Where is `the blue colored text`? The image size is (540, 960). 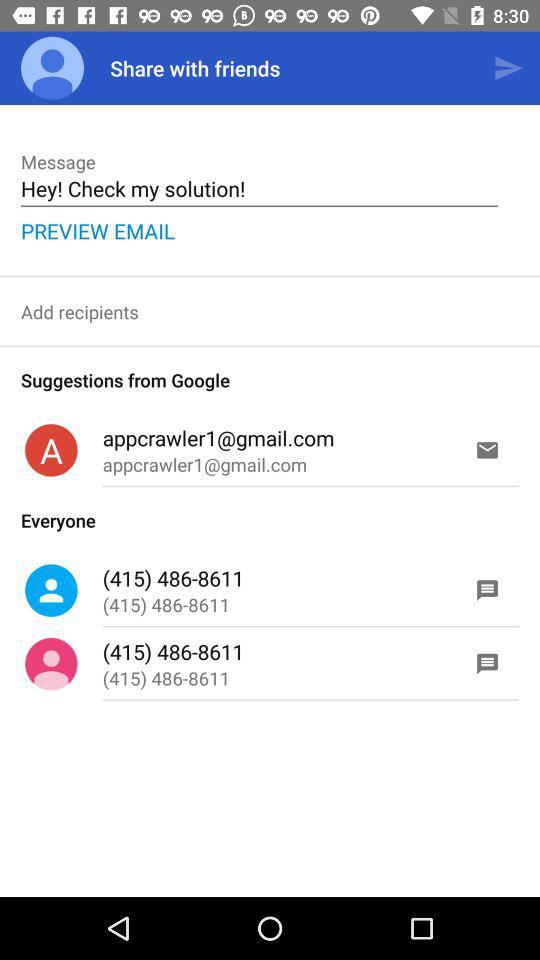
the blue colored text is located at coordinates (97, 230).